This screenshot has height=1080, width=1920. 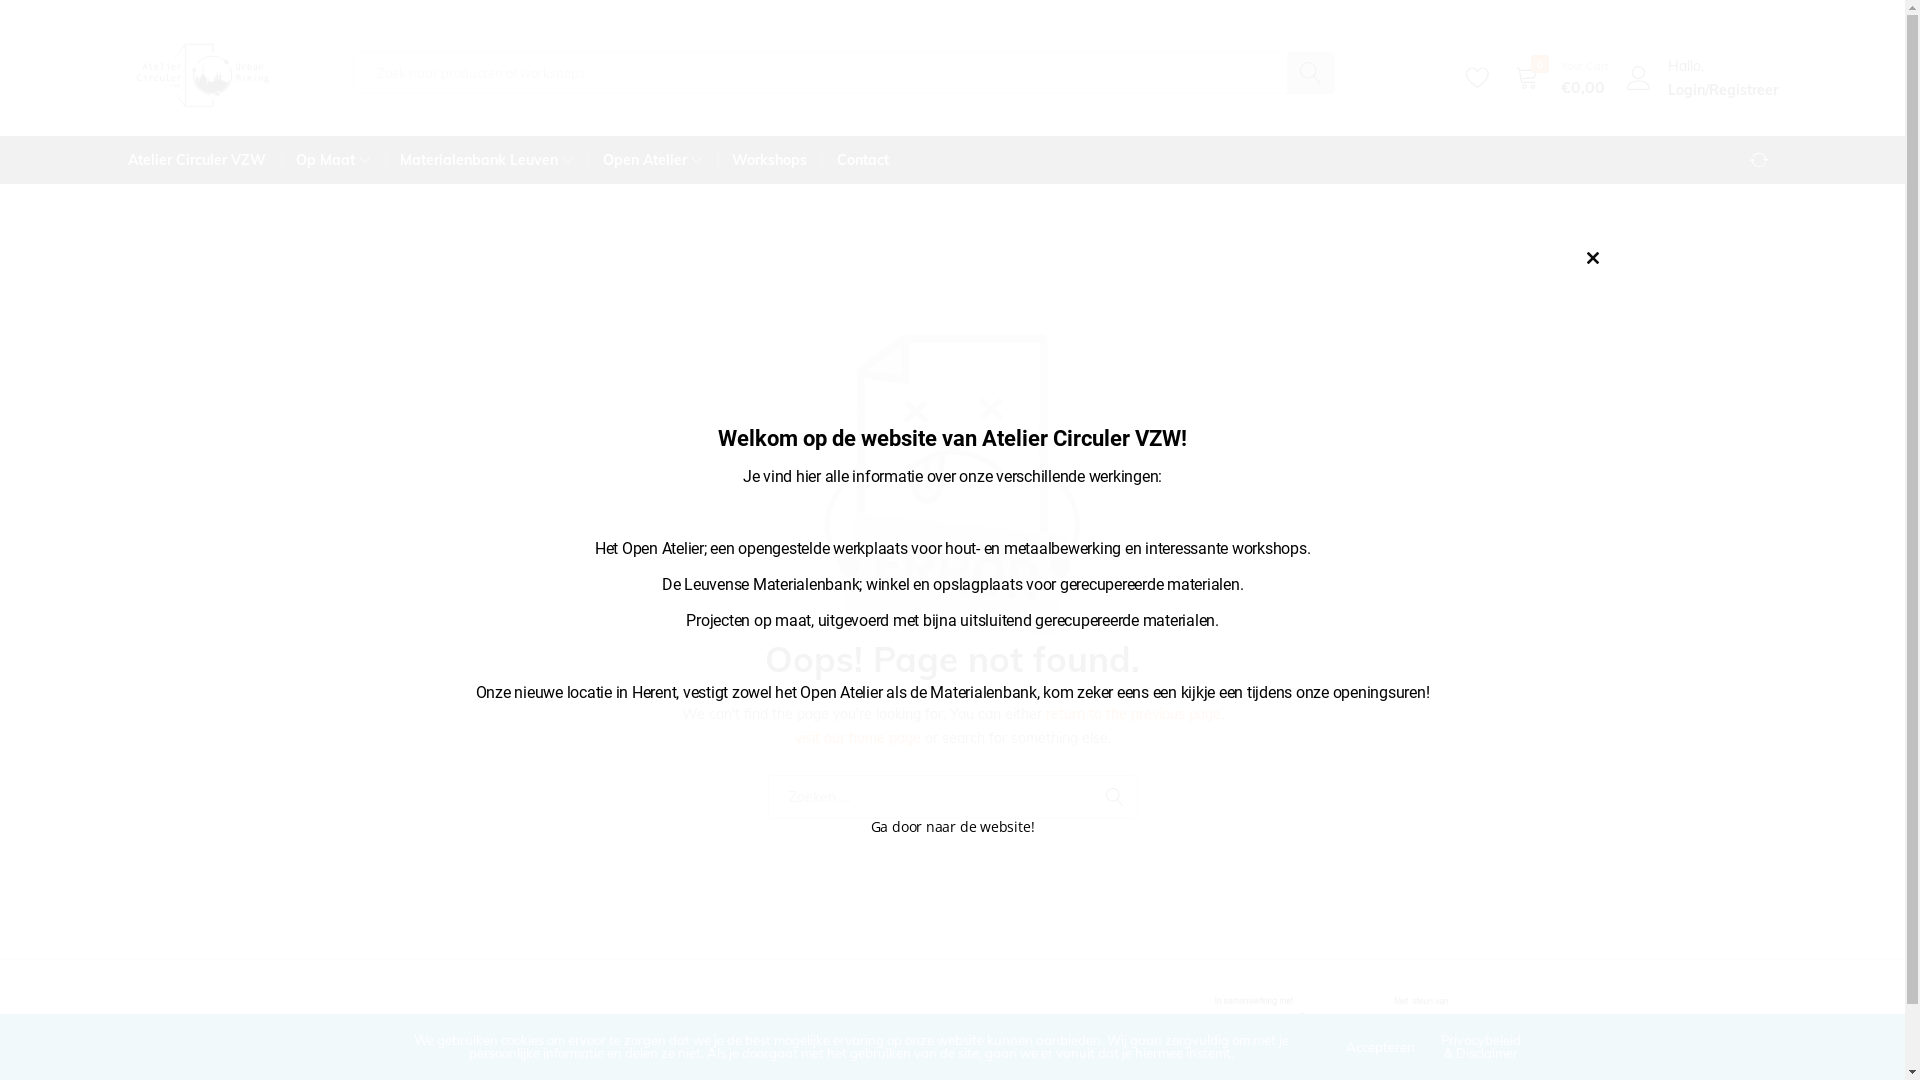 I want to click on 'Atelier Circuler VZW', so click(x=204, y=158).